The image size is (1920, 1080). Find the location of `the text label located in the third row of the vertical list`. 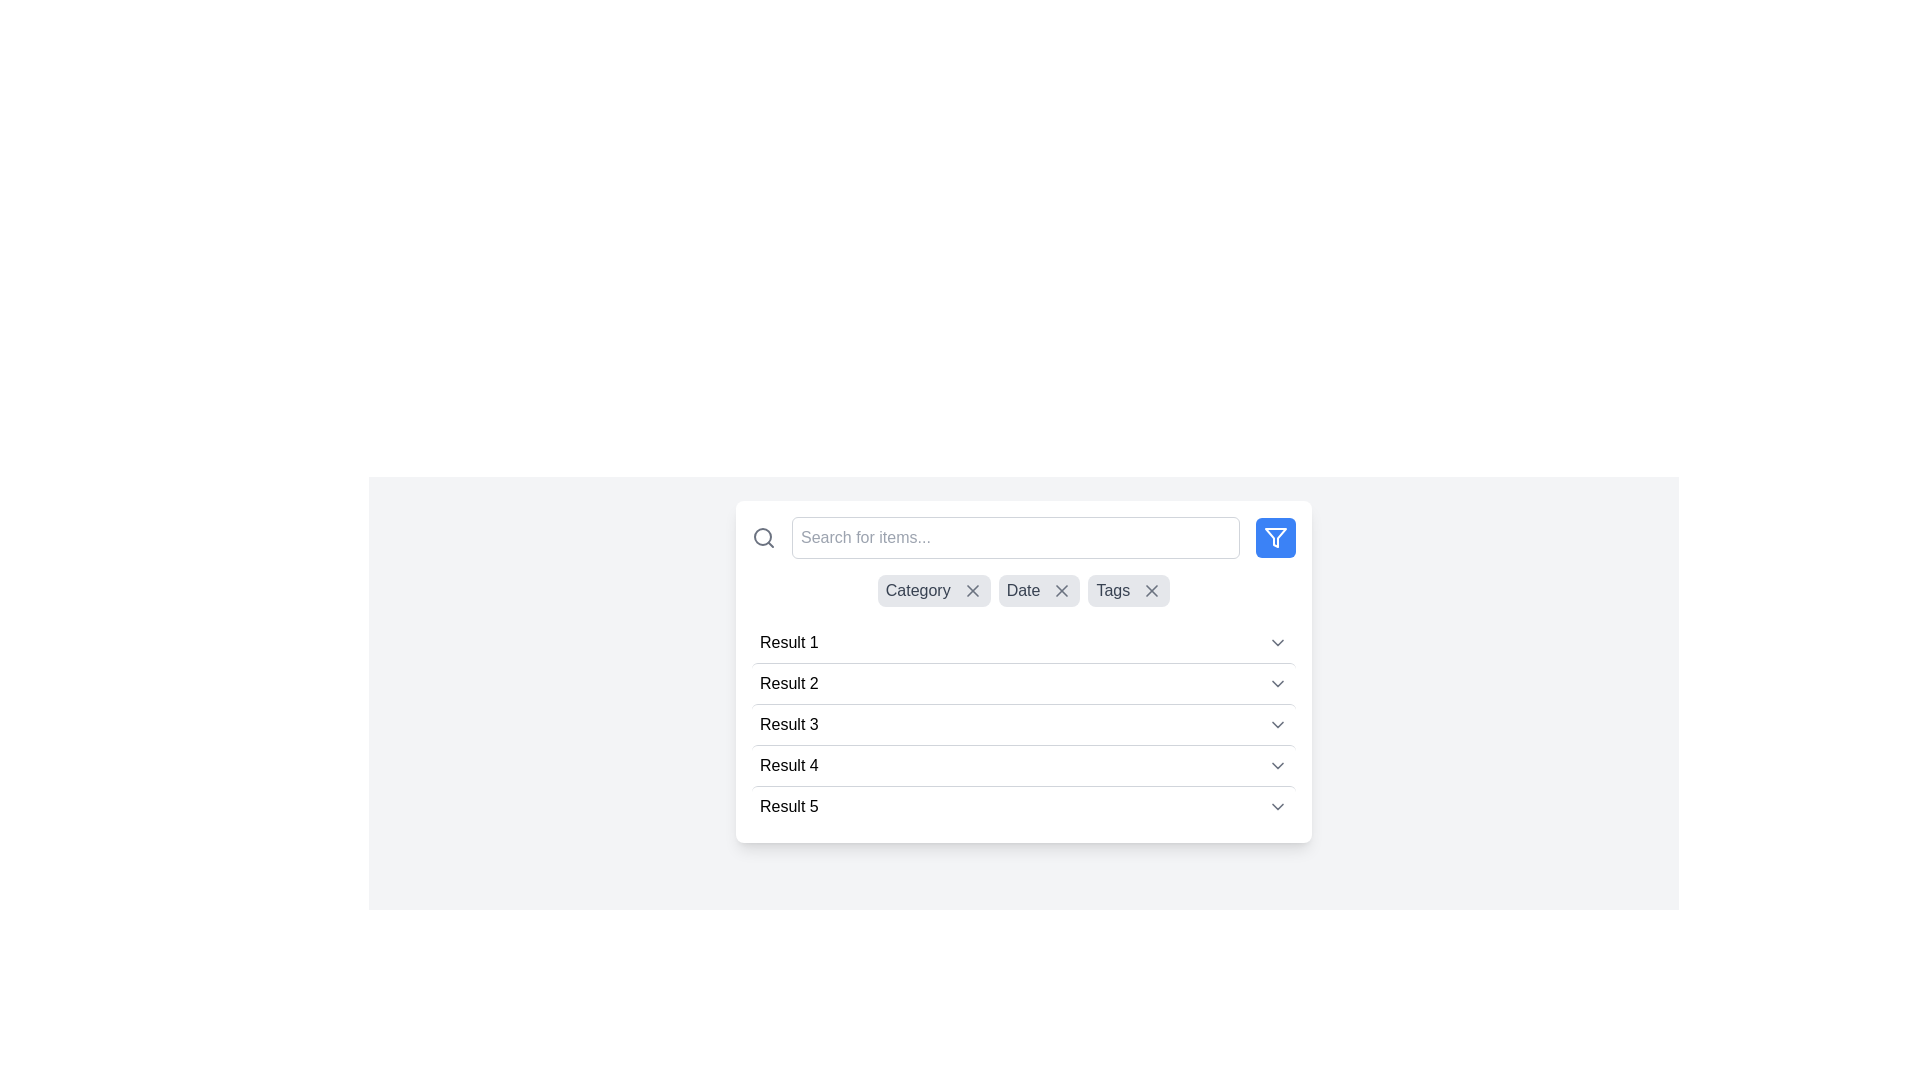

the text label located in the third row of the vertical list is located at coordinates (788, 725).